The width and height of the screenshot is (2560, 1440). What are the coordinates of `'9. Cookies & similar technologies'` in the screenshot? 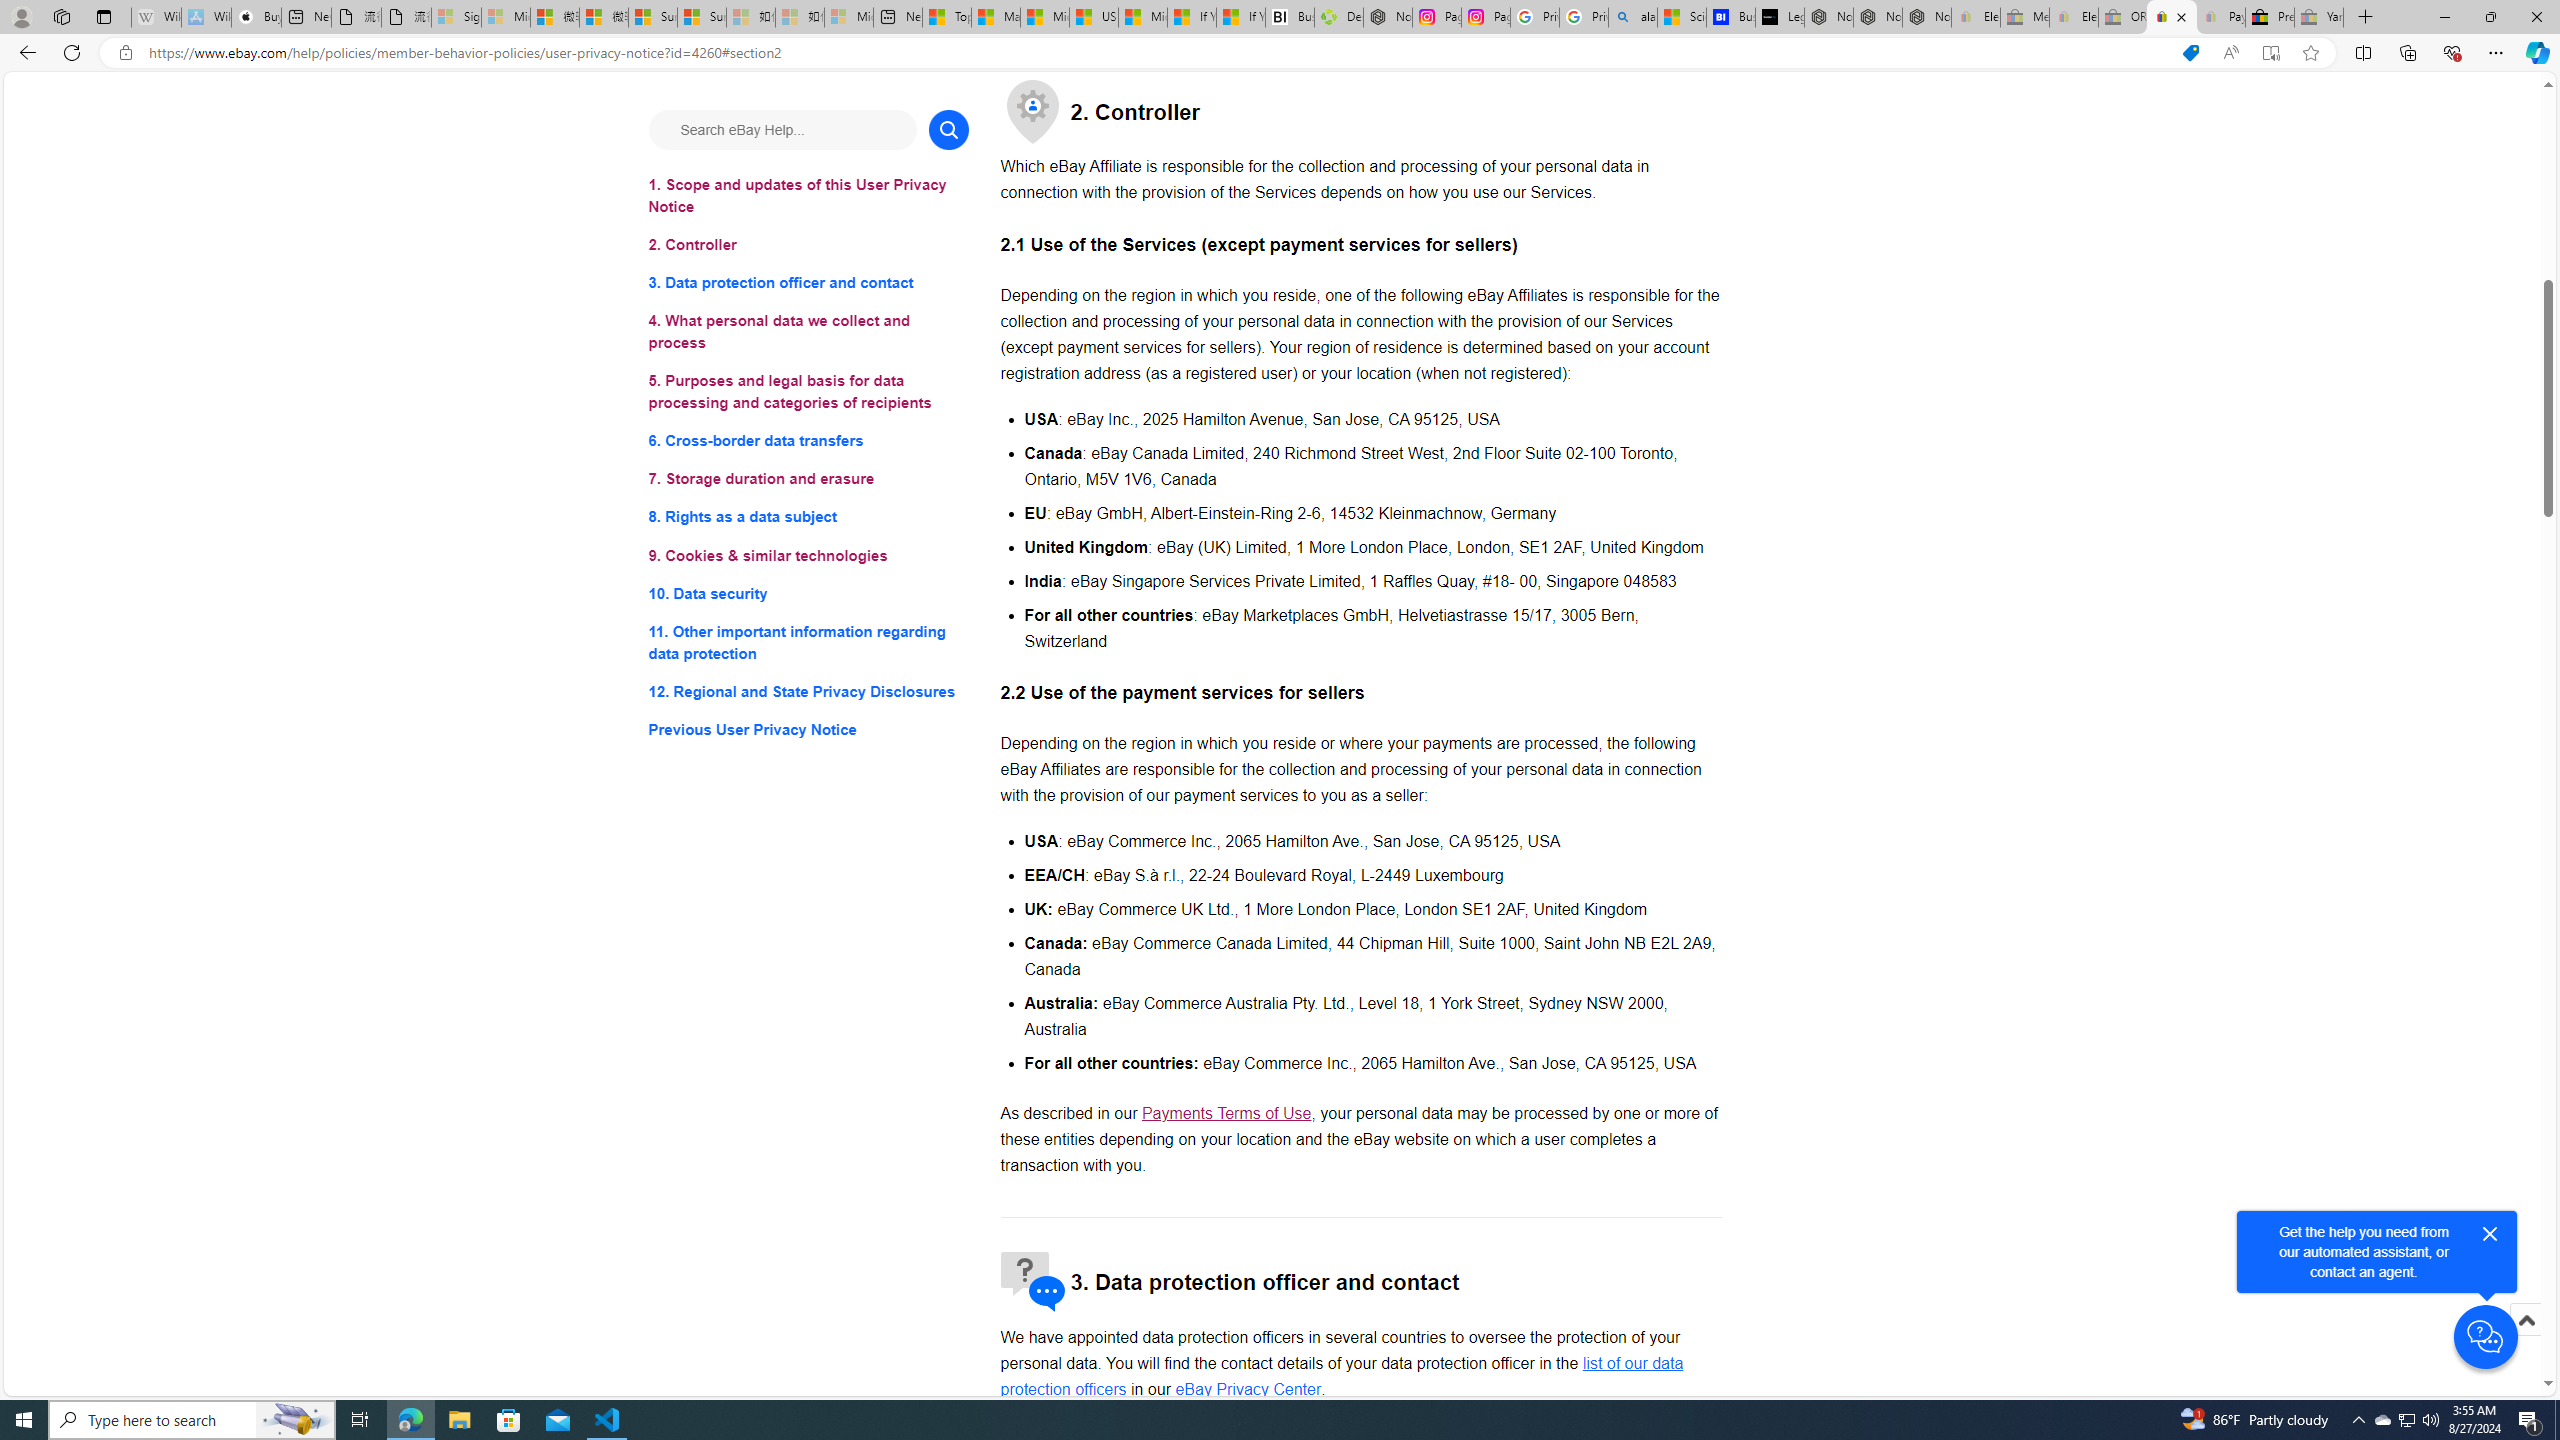 It's located at (807, 555).